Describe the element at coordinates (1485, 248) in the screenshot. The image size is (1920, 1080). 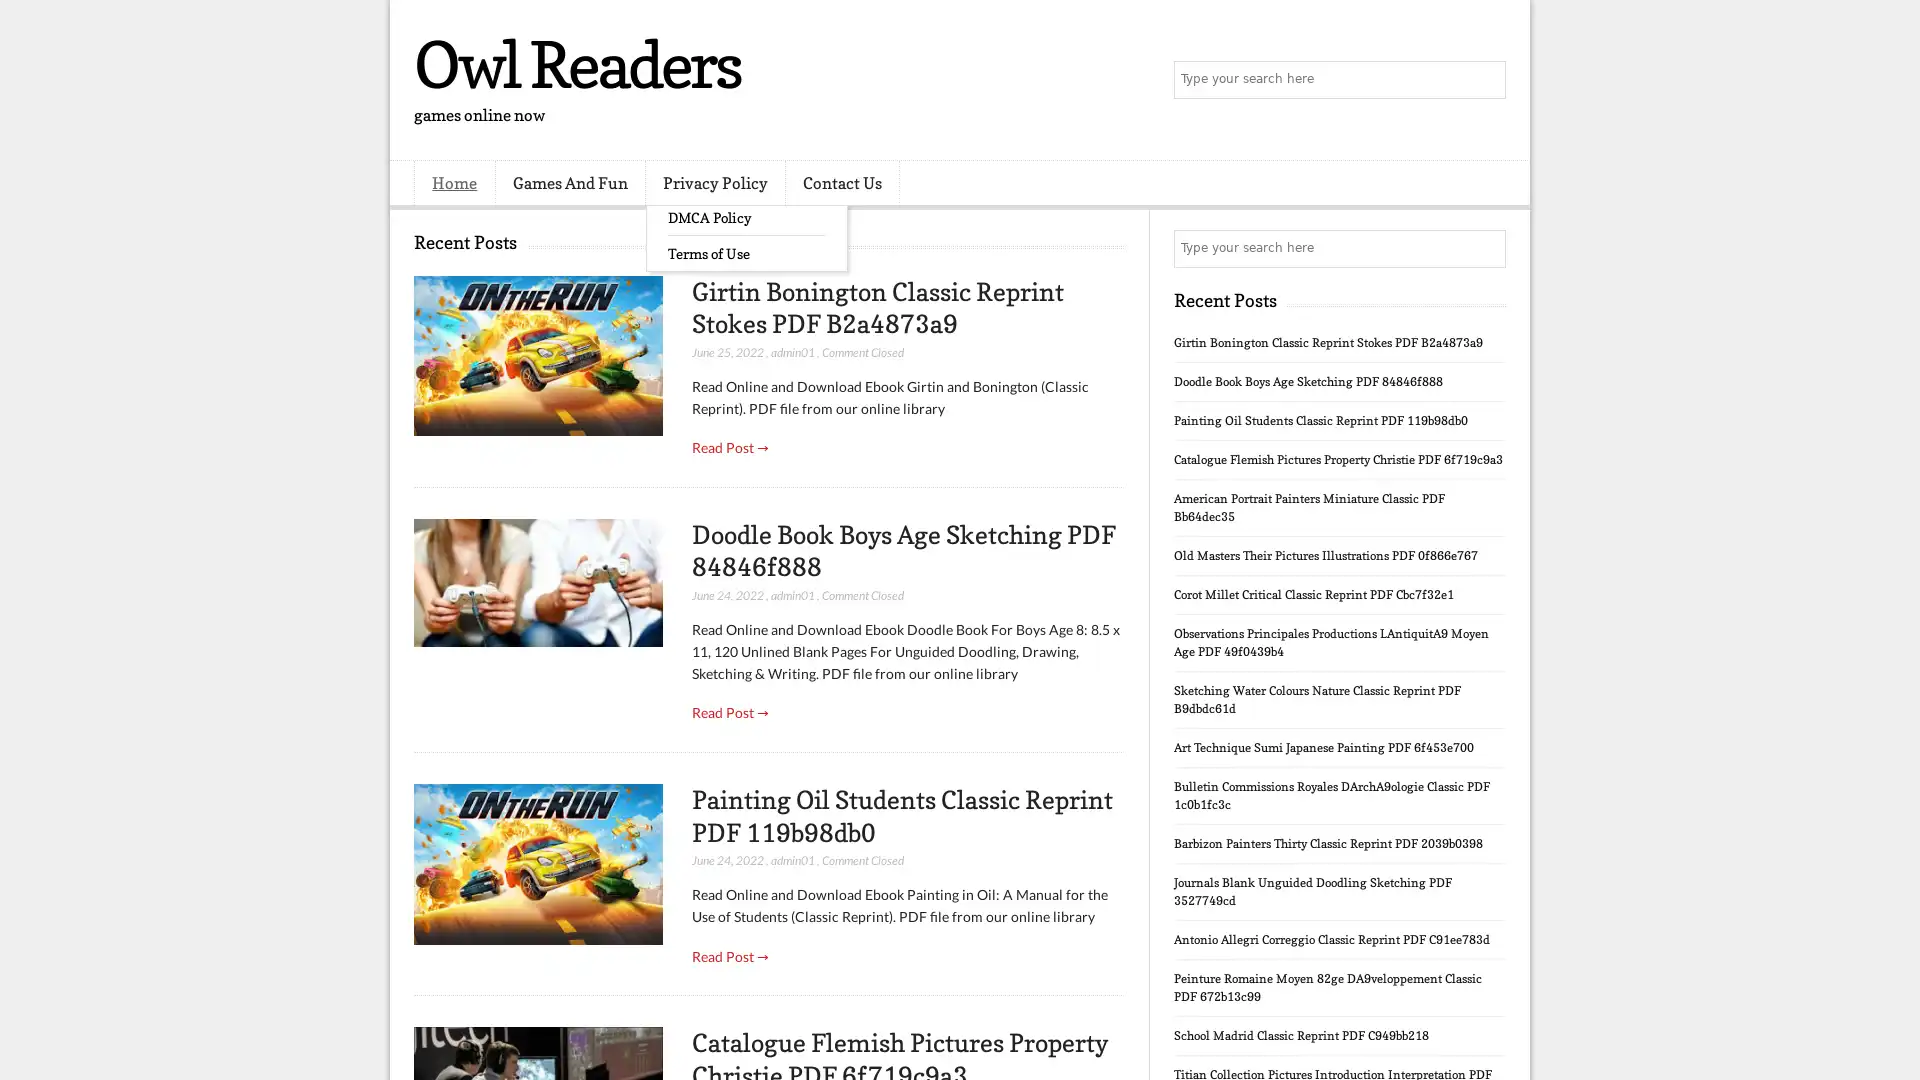
I see `Search` at that location.